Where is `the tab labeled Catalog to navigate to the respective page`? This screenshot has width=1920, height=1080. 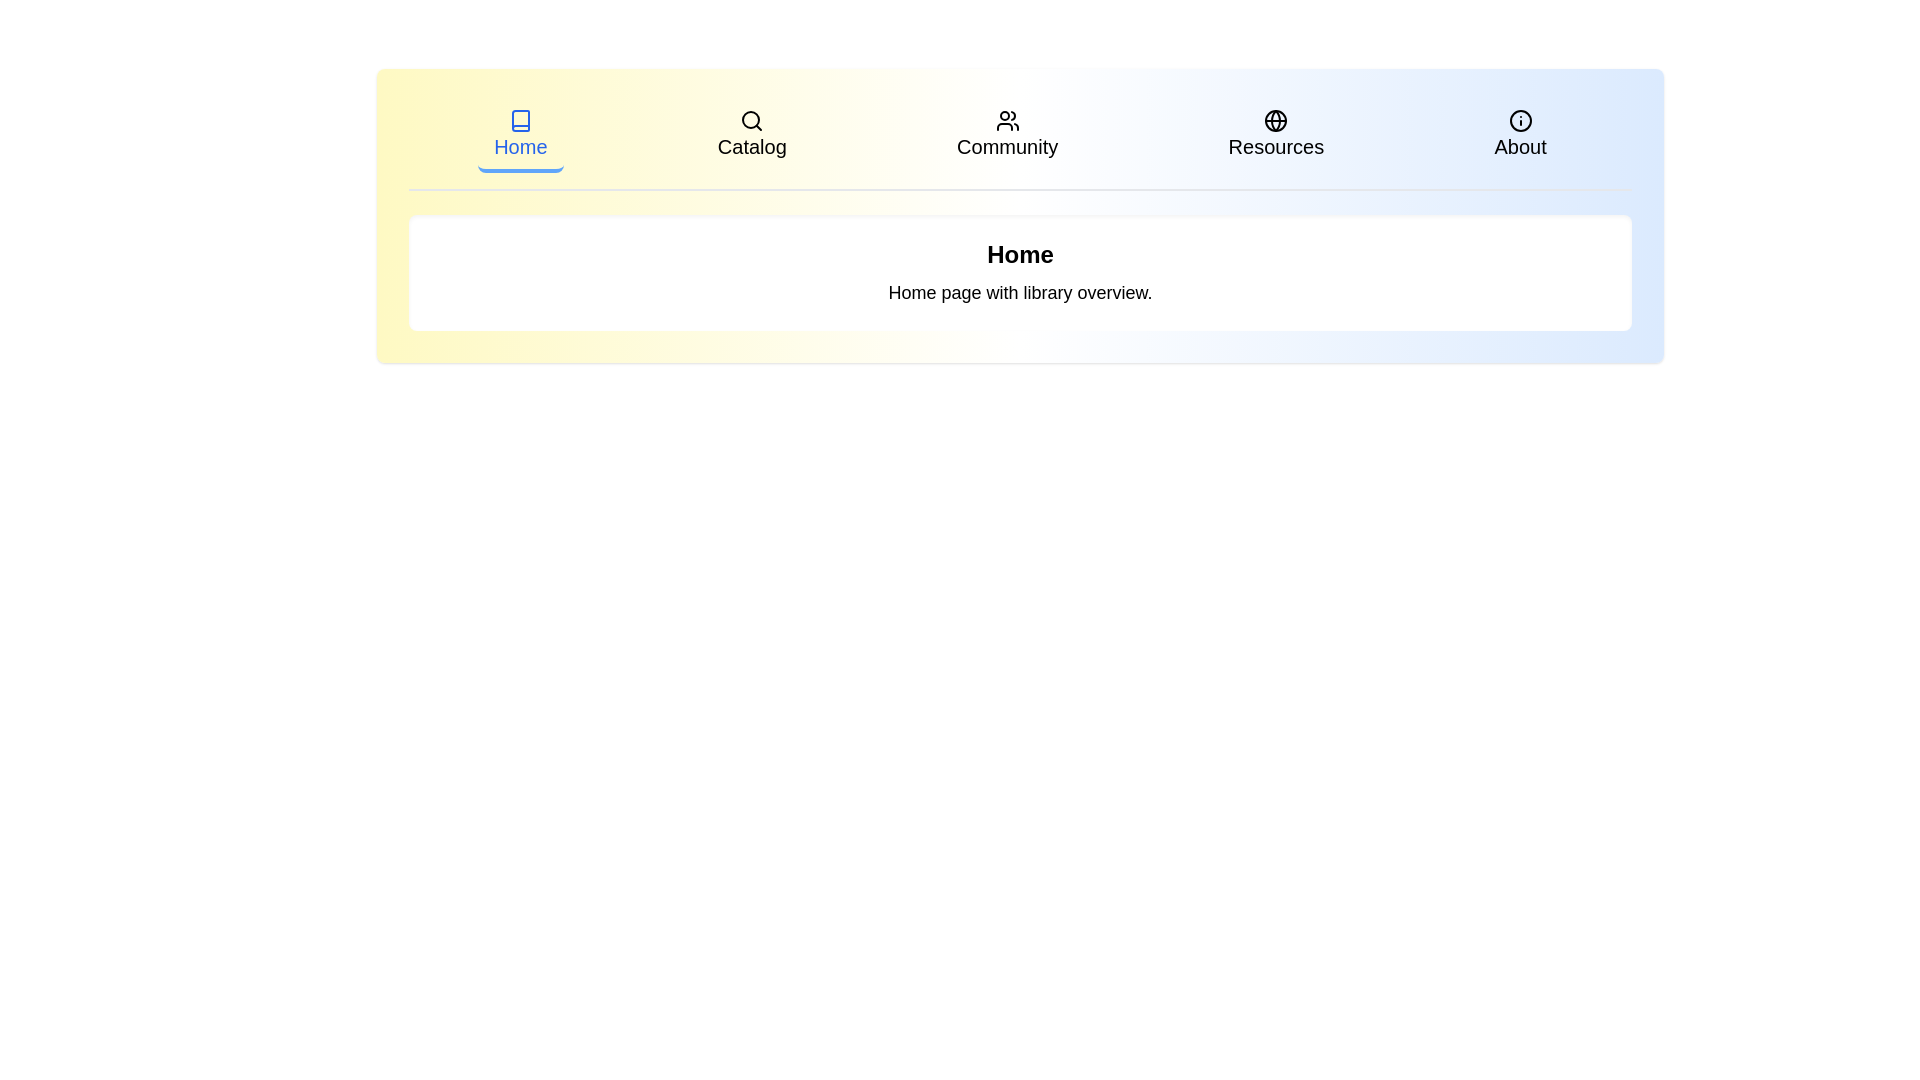 the tab labeled Catalog to navigate to the respective page is located at coordinates (751, 136).